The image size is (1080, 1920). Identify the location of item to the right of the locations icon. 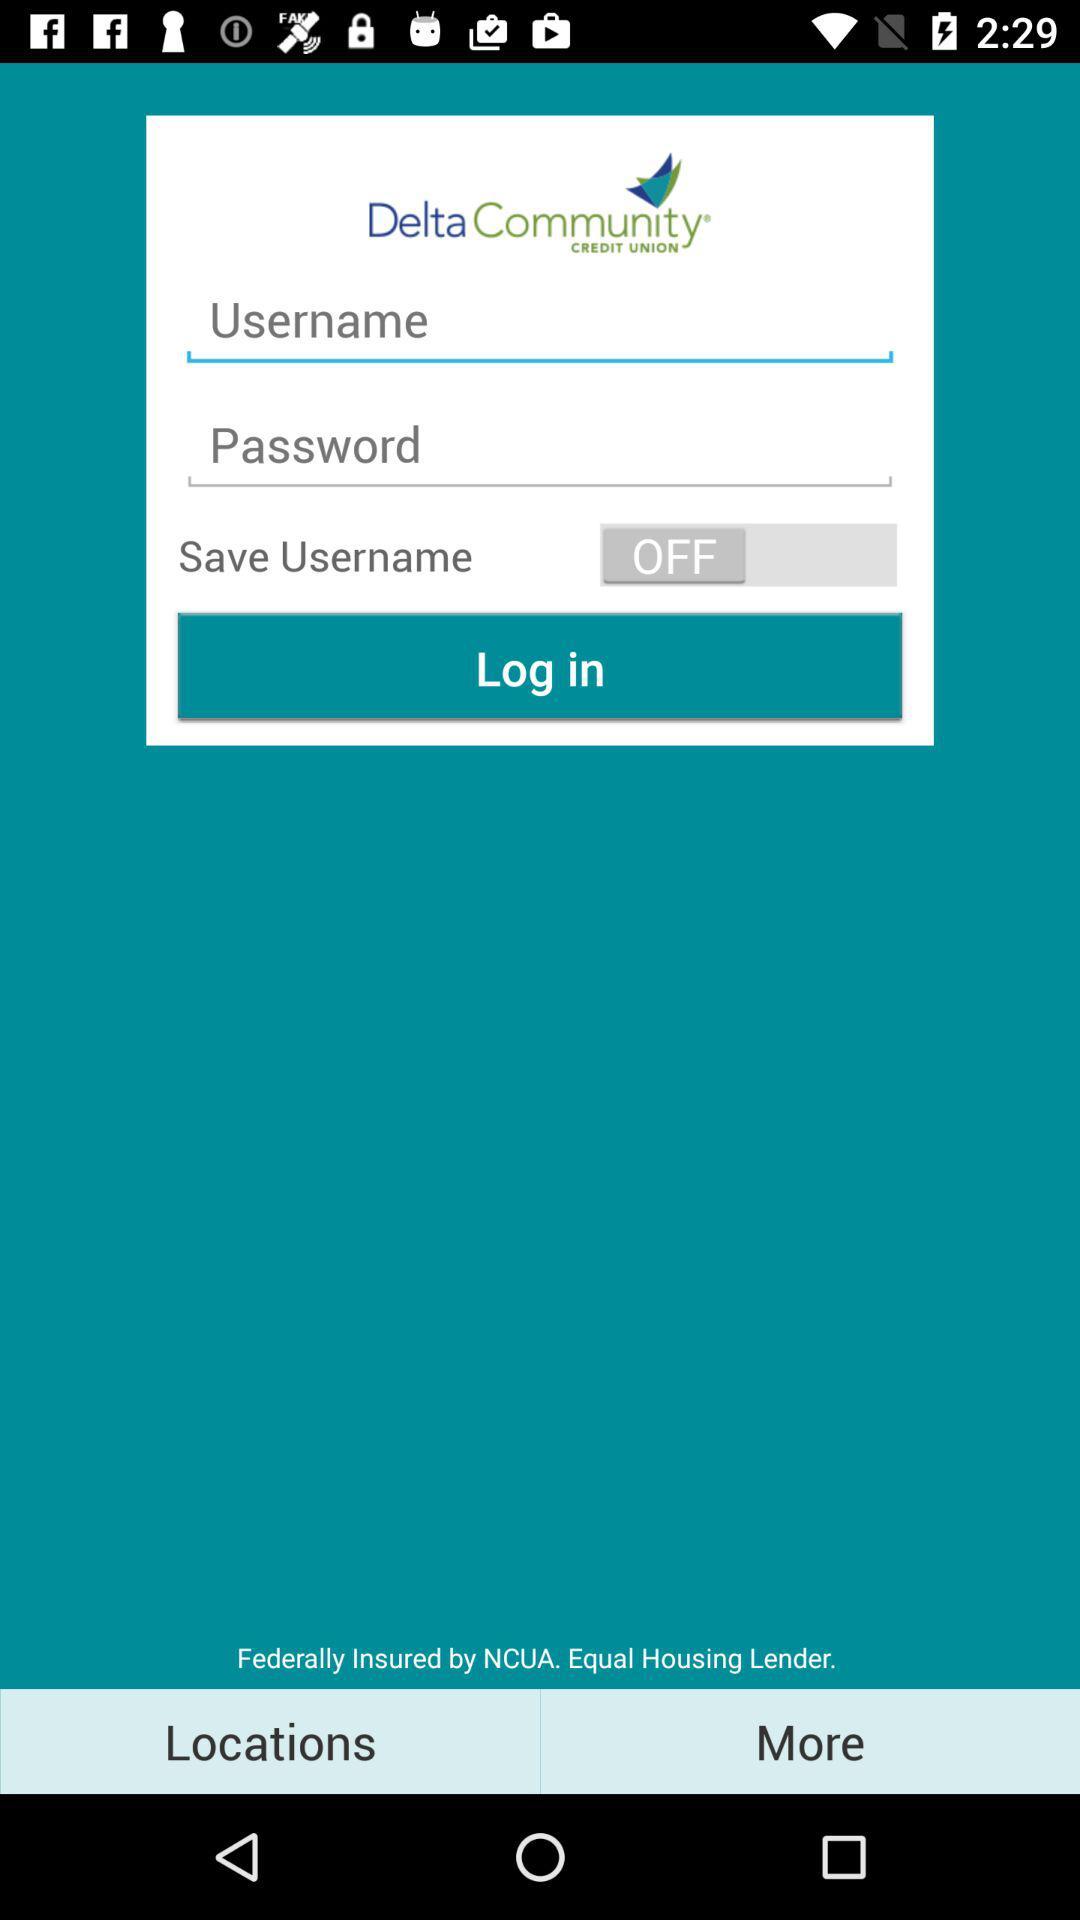
(810, 1740).